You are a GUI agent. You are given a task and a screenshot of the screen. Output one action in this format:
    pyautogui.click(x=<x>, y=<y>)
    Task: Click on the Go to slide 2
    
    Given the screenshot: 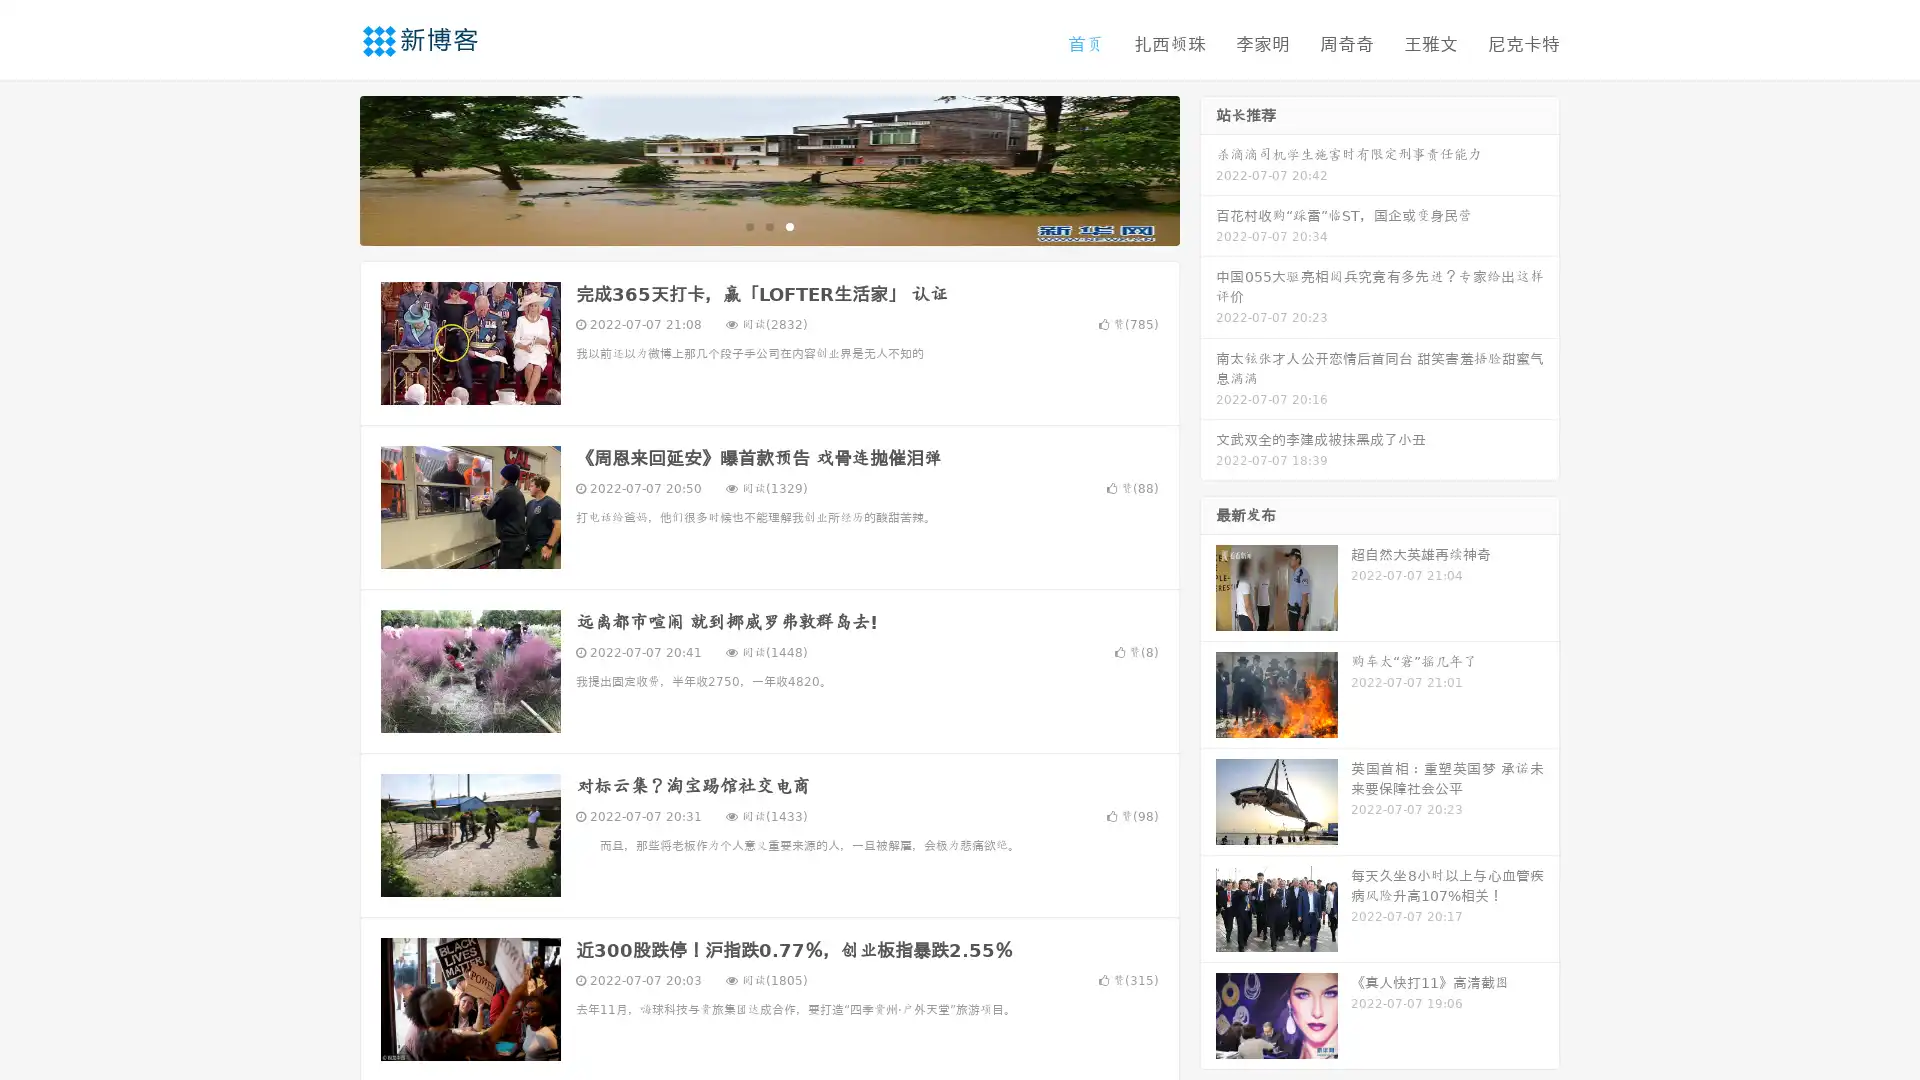 What is the action you would take?
    pyautogui.click(x=768, y=225)
    